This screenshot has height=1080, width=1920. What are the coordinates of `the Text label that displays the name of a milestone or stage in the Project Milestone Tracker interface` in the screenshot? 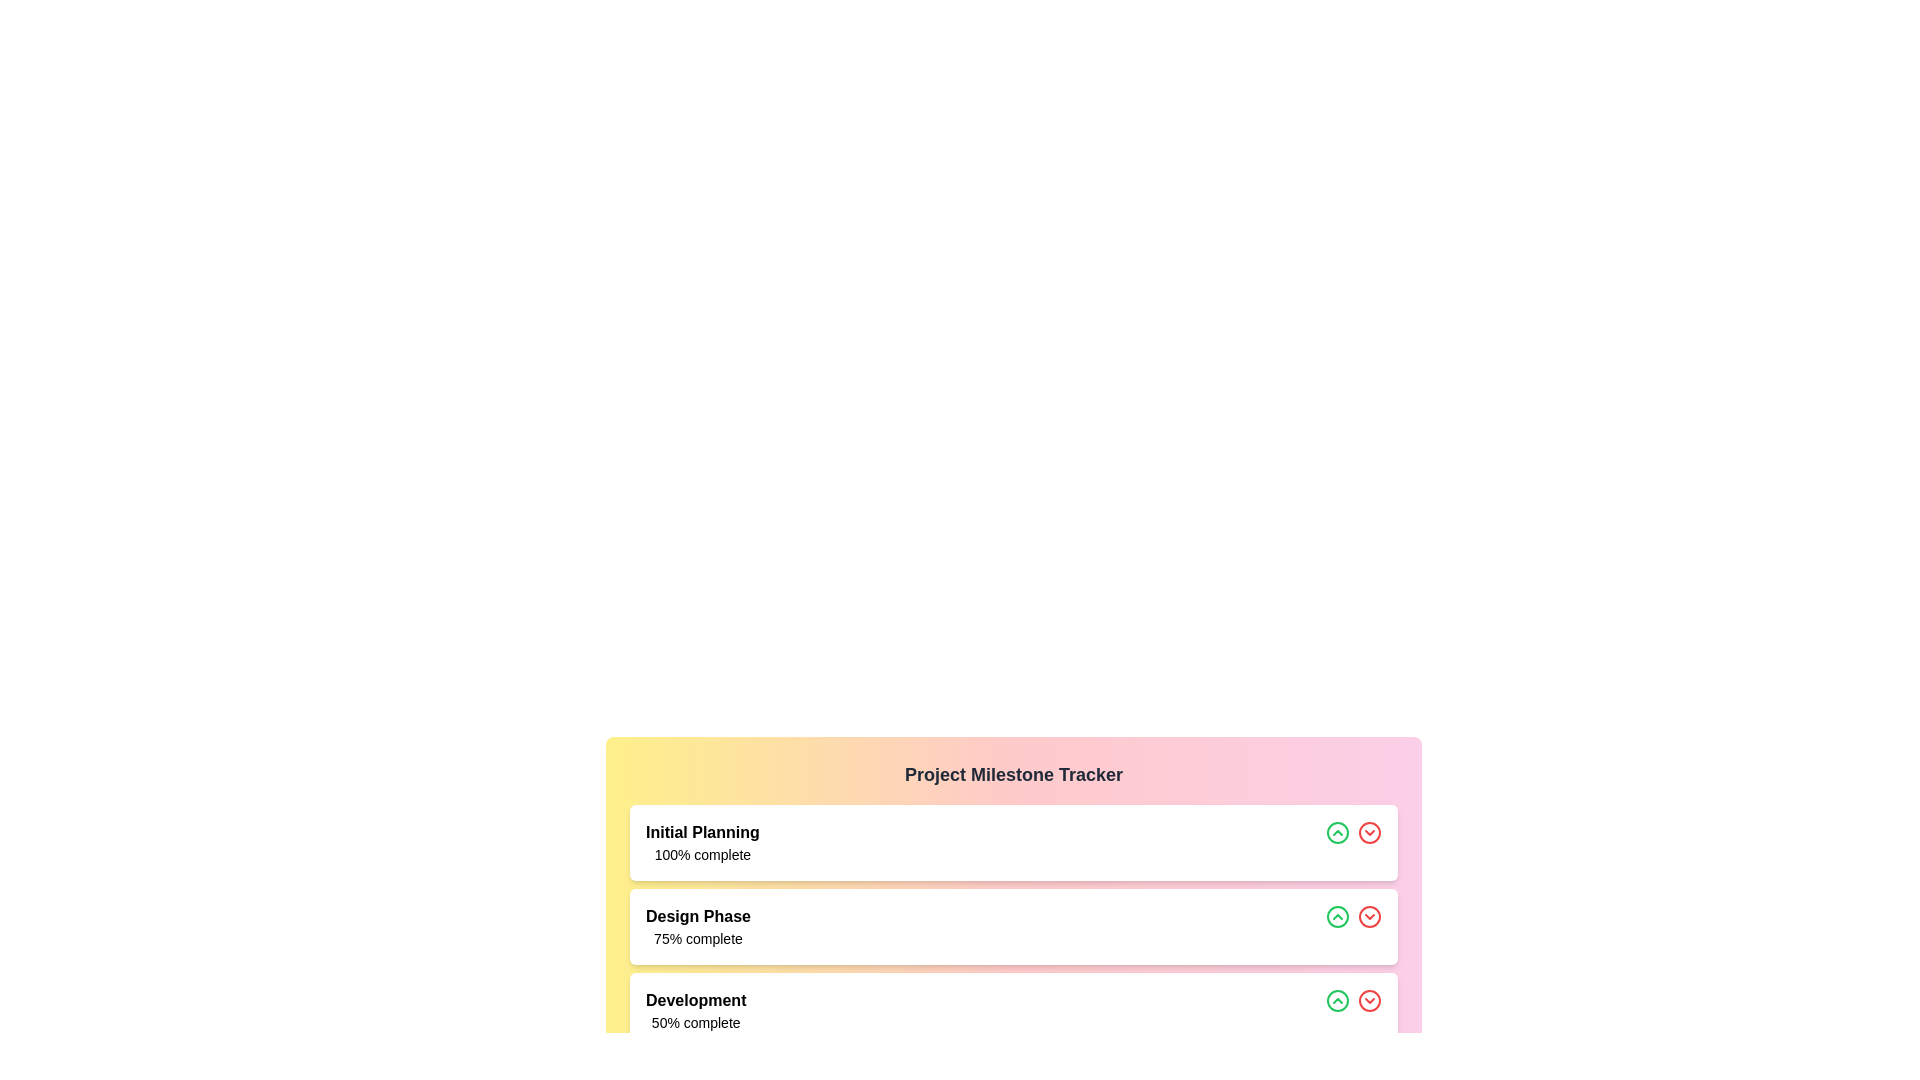 It's located at (702, 833).